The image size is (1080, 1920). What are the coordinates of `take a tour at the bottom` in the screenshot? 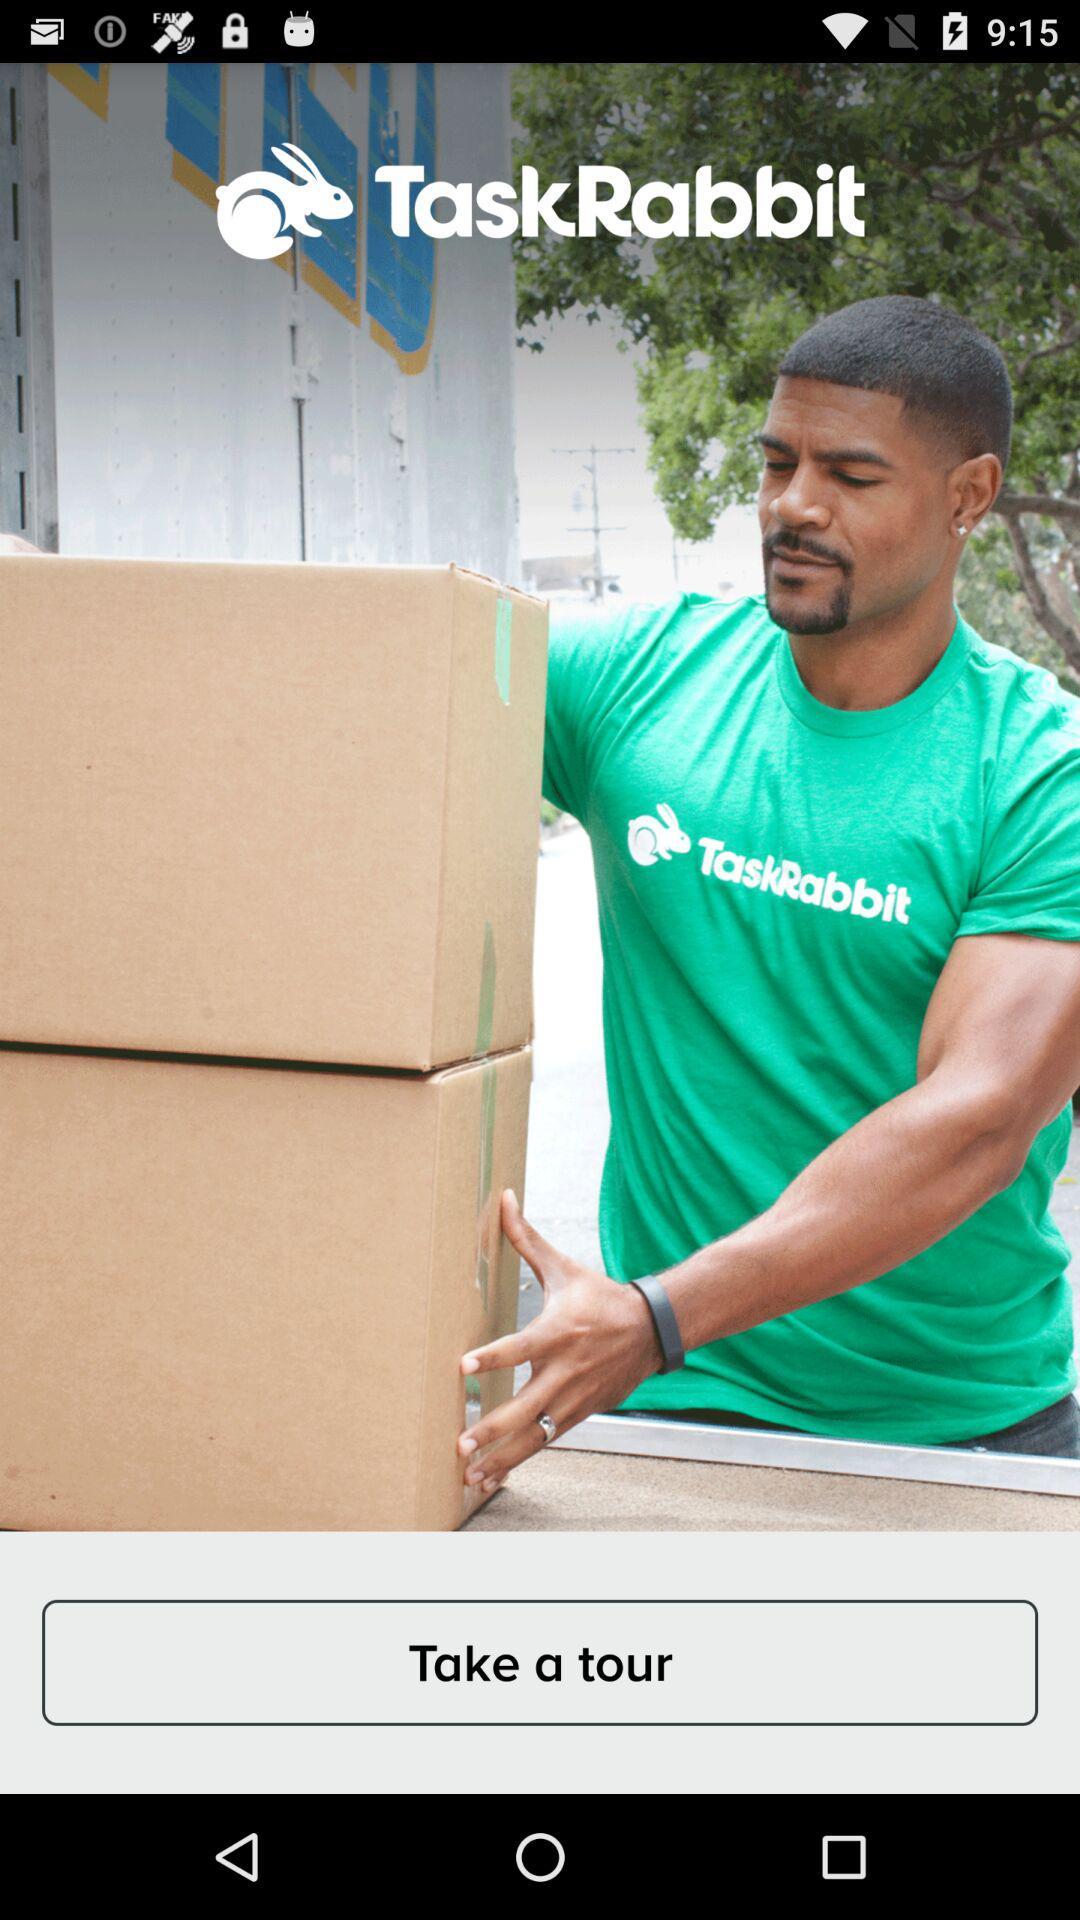 It's located at (540, 1662).